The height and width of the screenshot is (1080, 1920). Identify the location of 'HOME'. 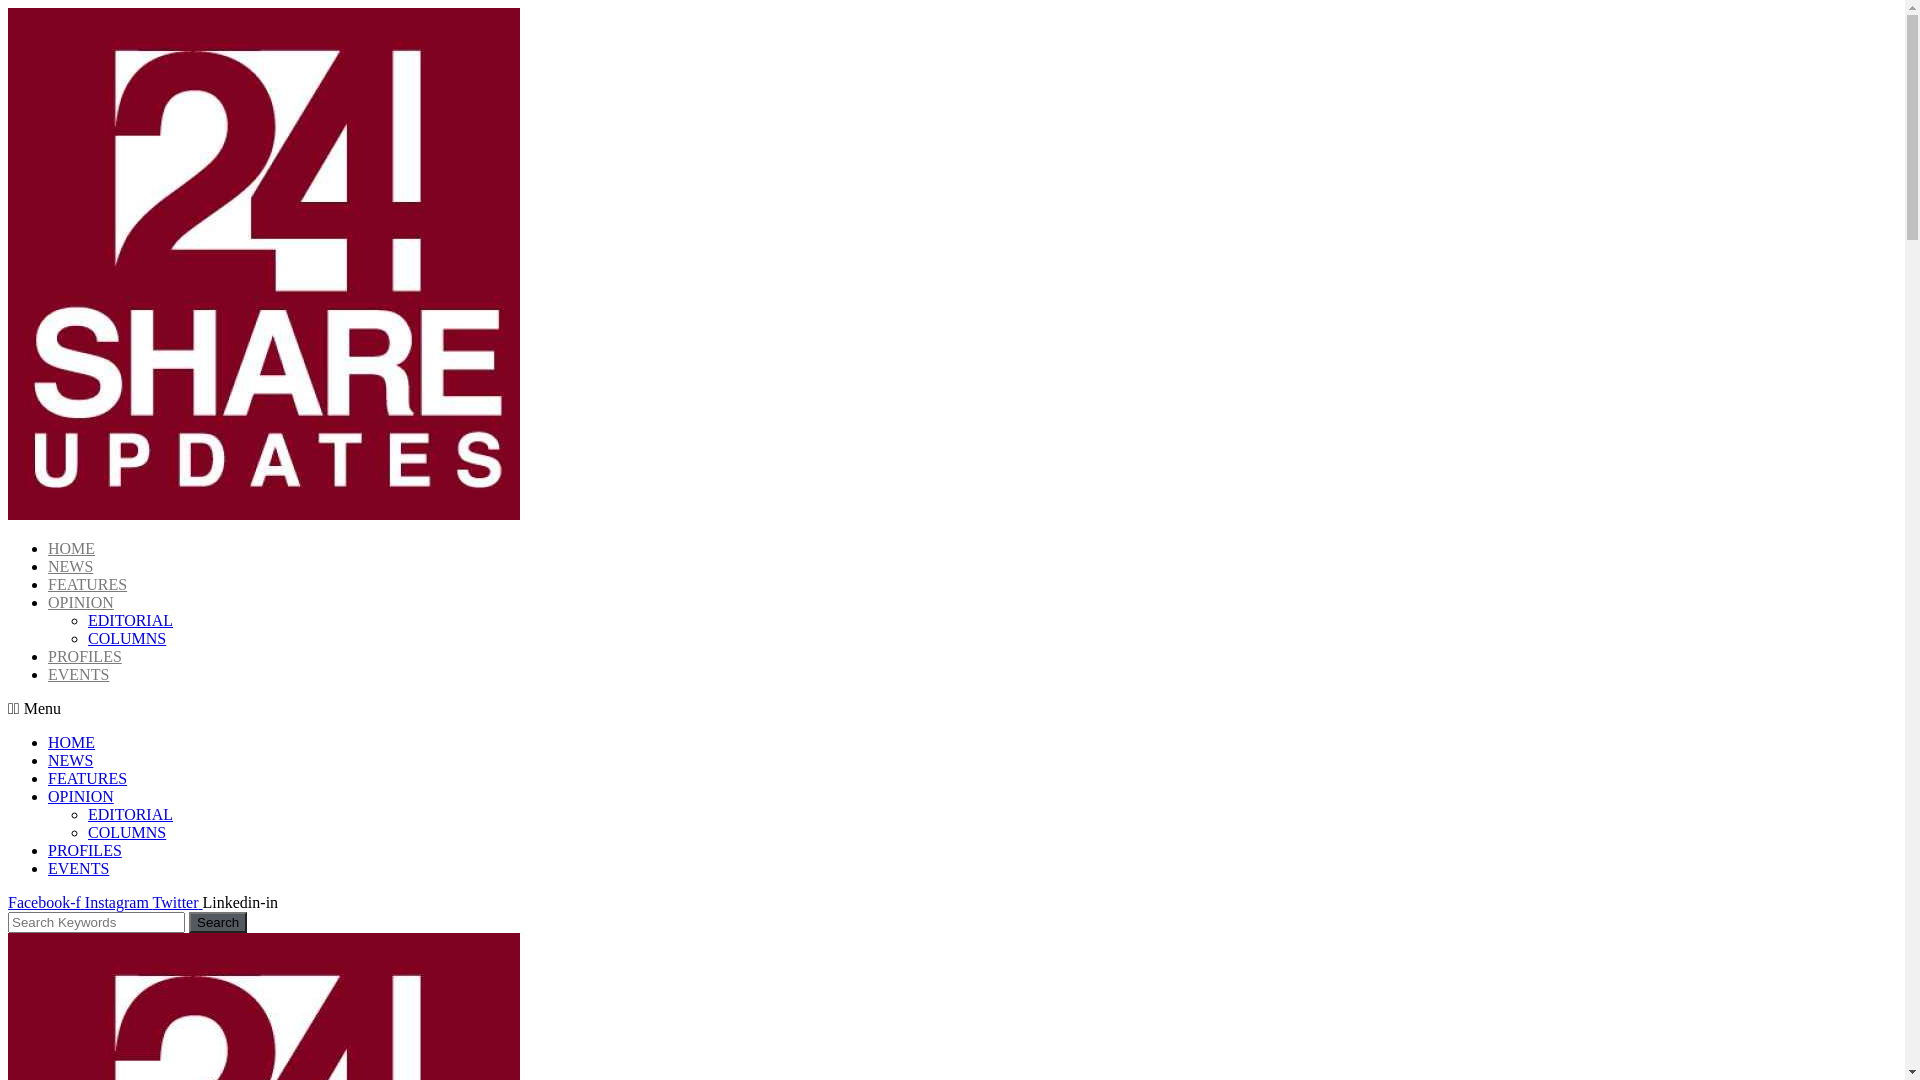
(48, 742).